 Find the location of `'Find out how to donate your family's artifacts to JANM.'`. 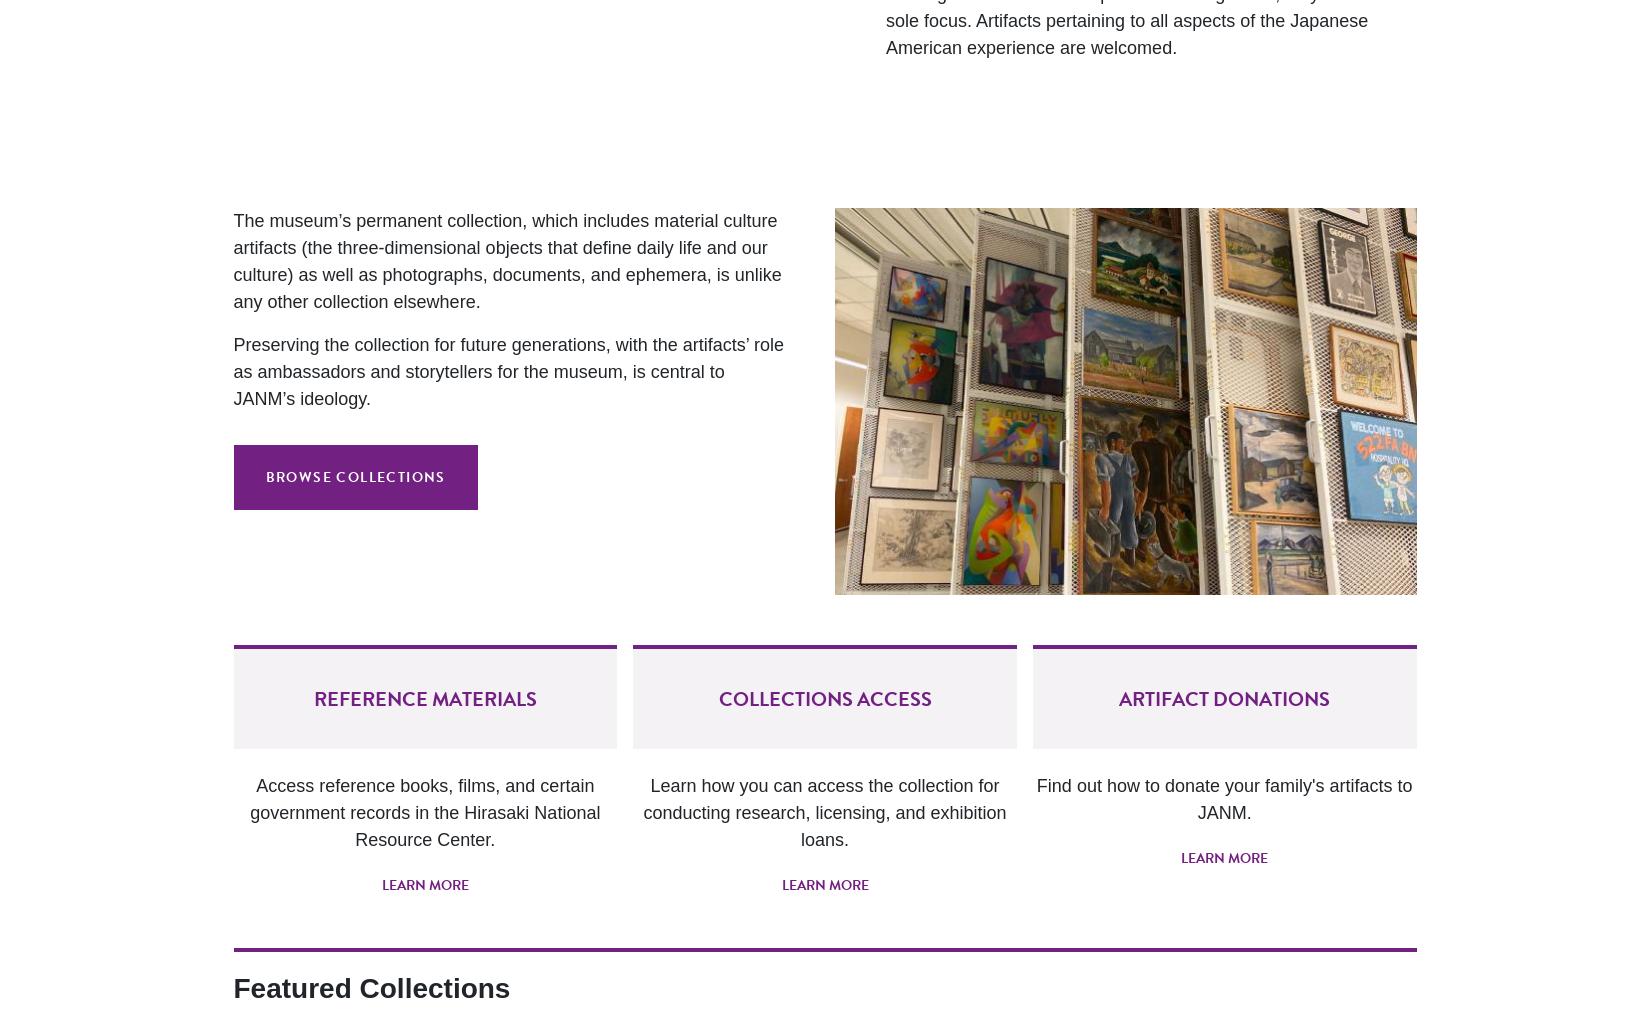

'Find out how to donate your family's artifacts to JANM.' is located at coordinates (1223, 798).